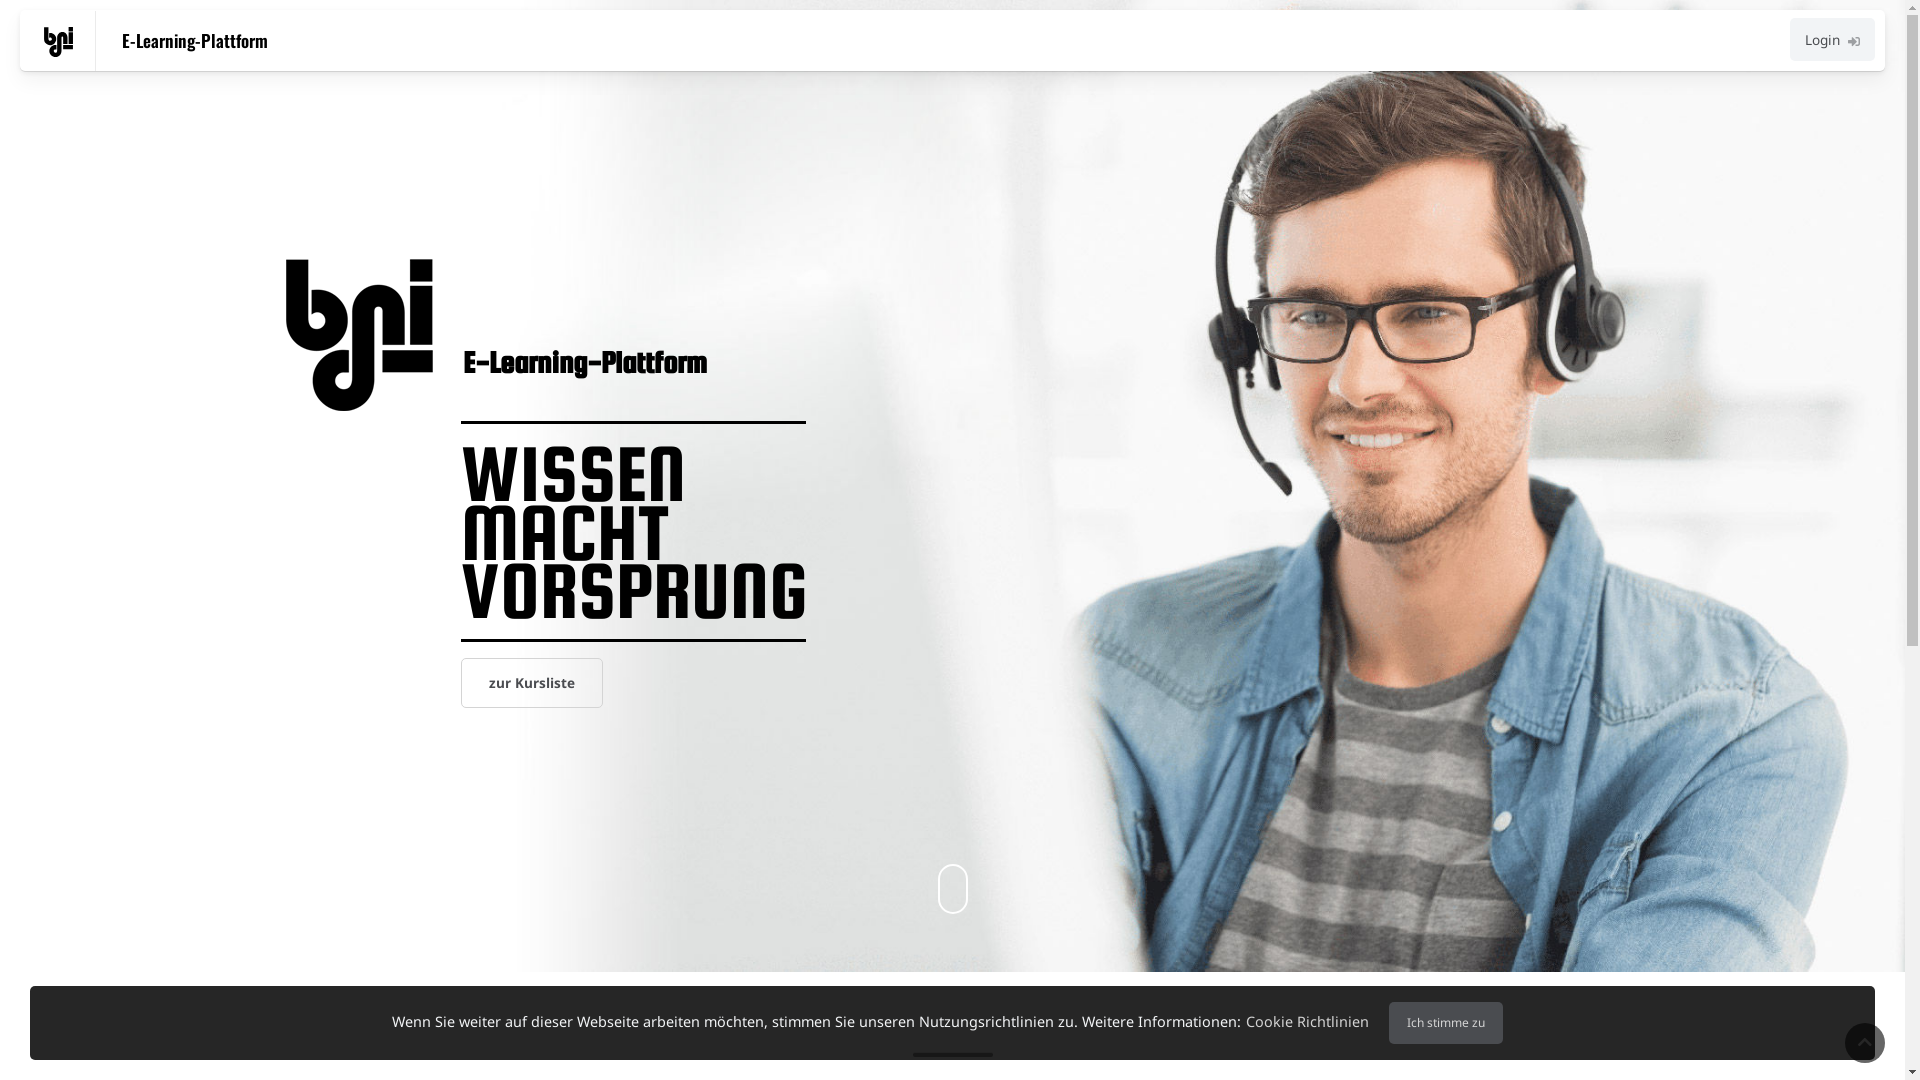 The image size is (1920, 1080). Describe the element at coordinates (1832, 39) in the screenshot. I see `'Login'` at that location.